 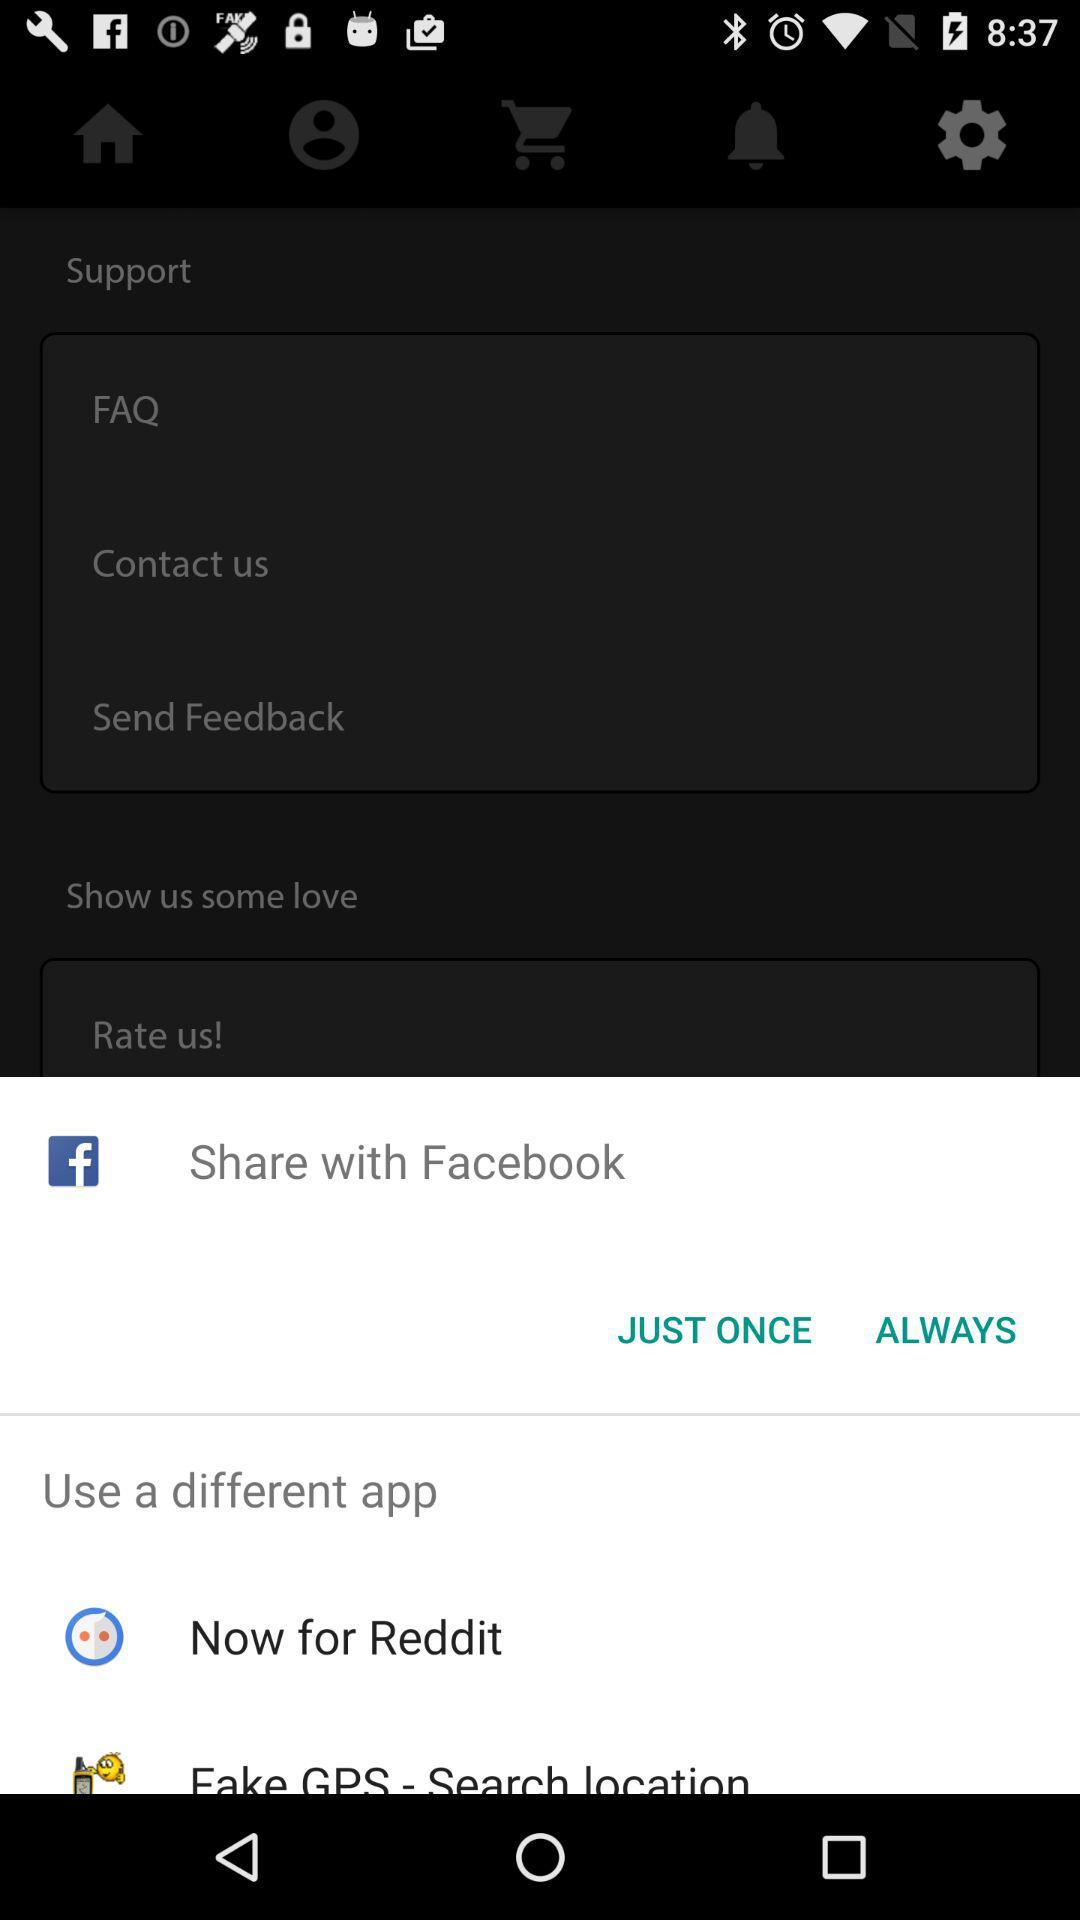 What do you see at coordinates (713, 1329) in the screenshot?
I see `the app below the share with facebook app` at bounding box center [713, 1329].